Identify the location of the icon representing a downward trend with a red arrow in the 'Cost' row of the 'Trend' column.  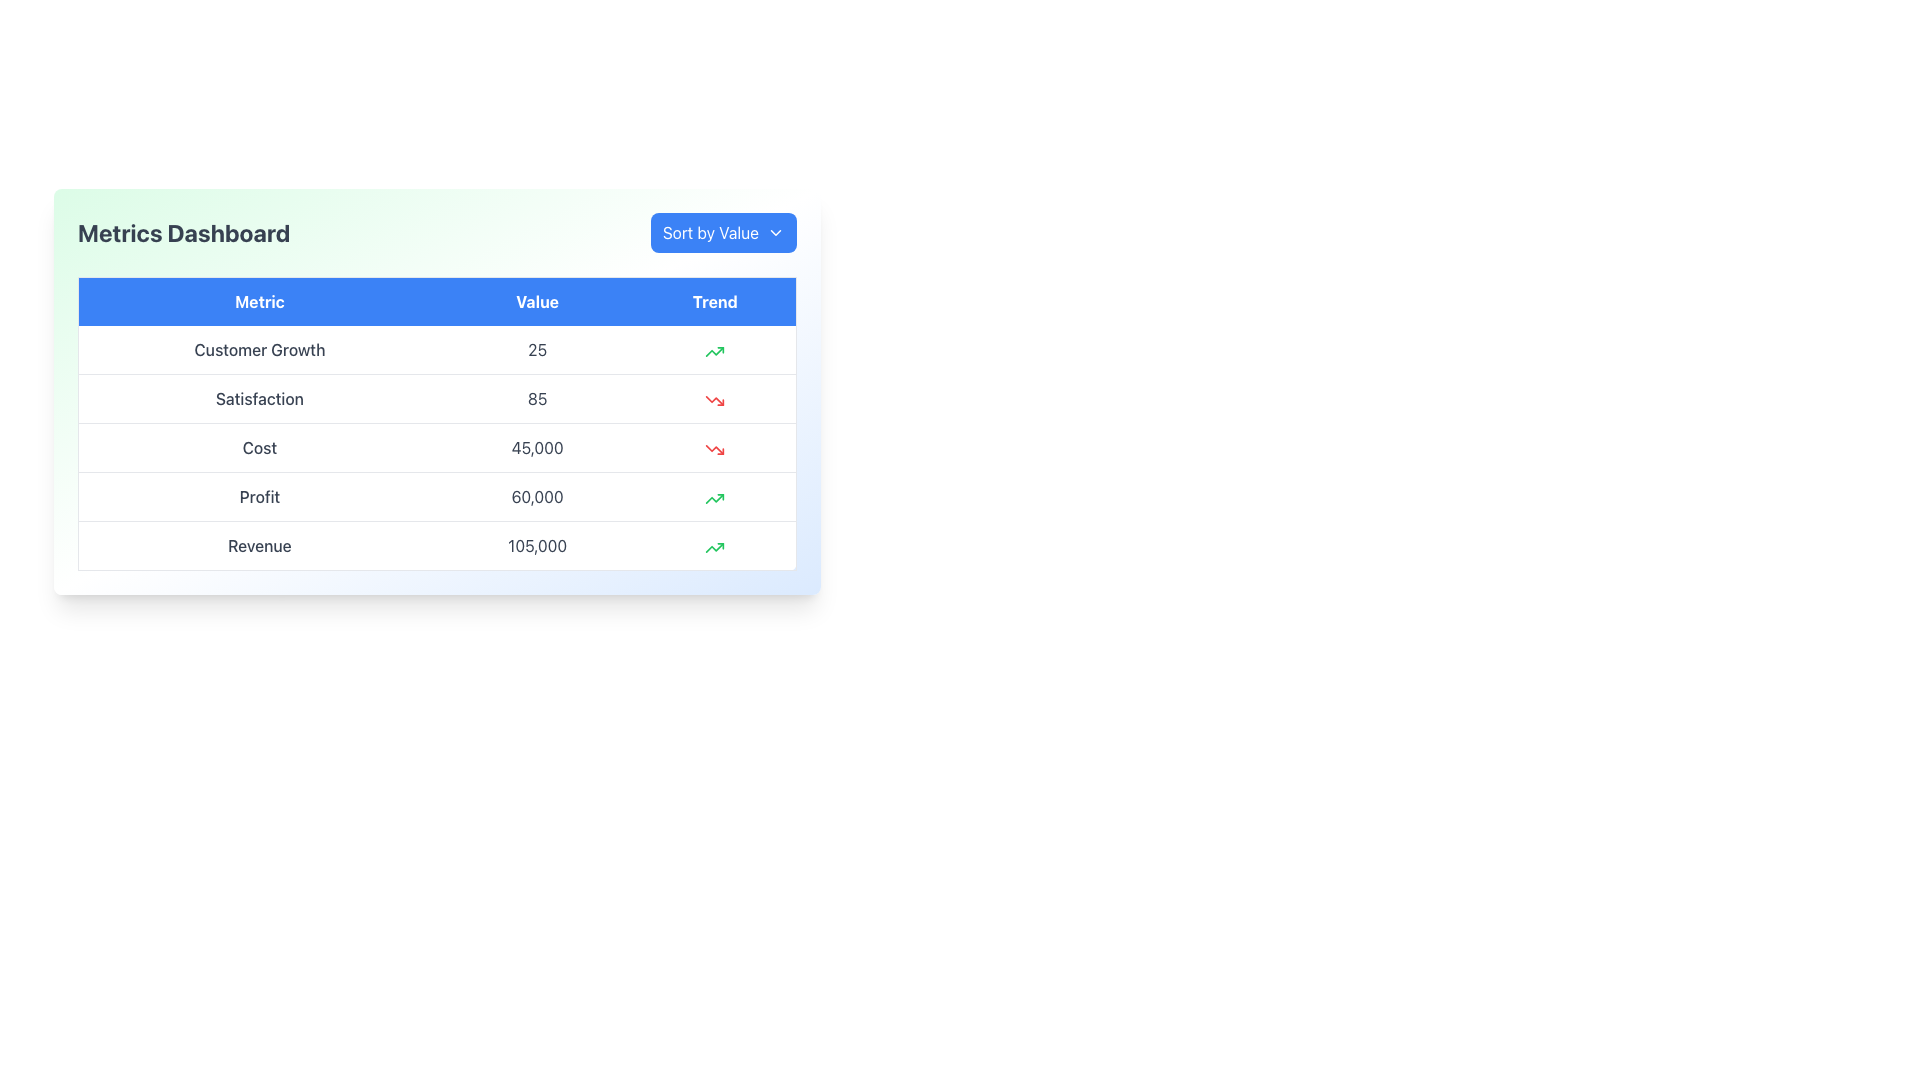
(715, 446).